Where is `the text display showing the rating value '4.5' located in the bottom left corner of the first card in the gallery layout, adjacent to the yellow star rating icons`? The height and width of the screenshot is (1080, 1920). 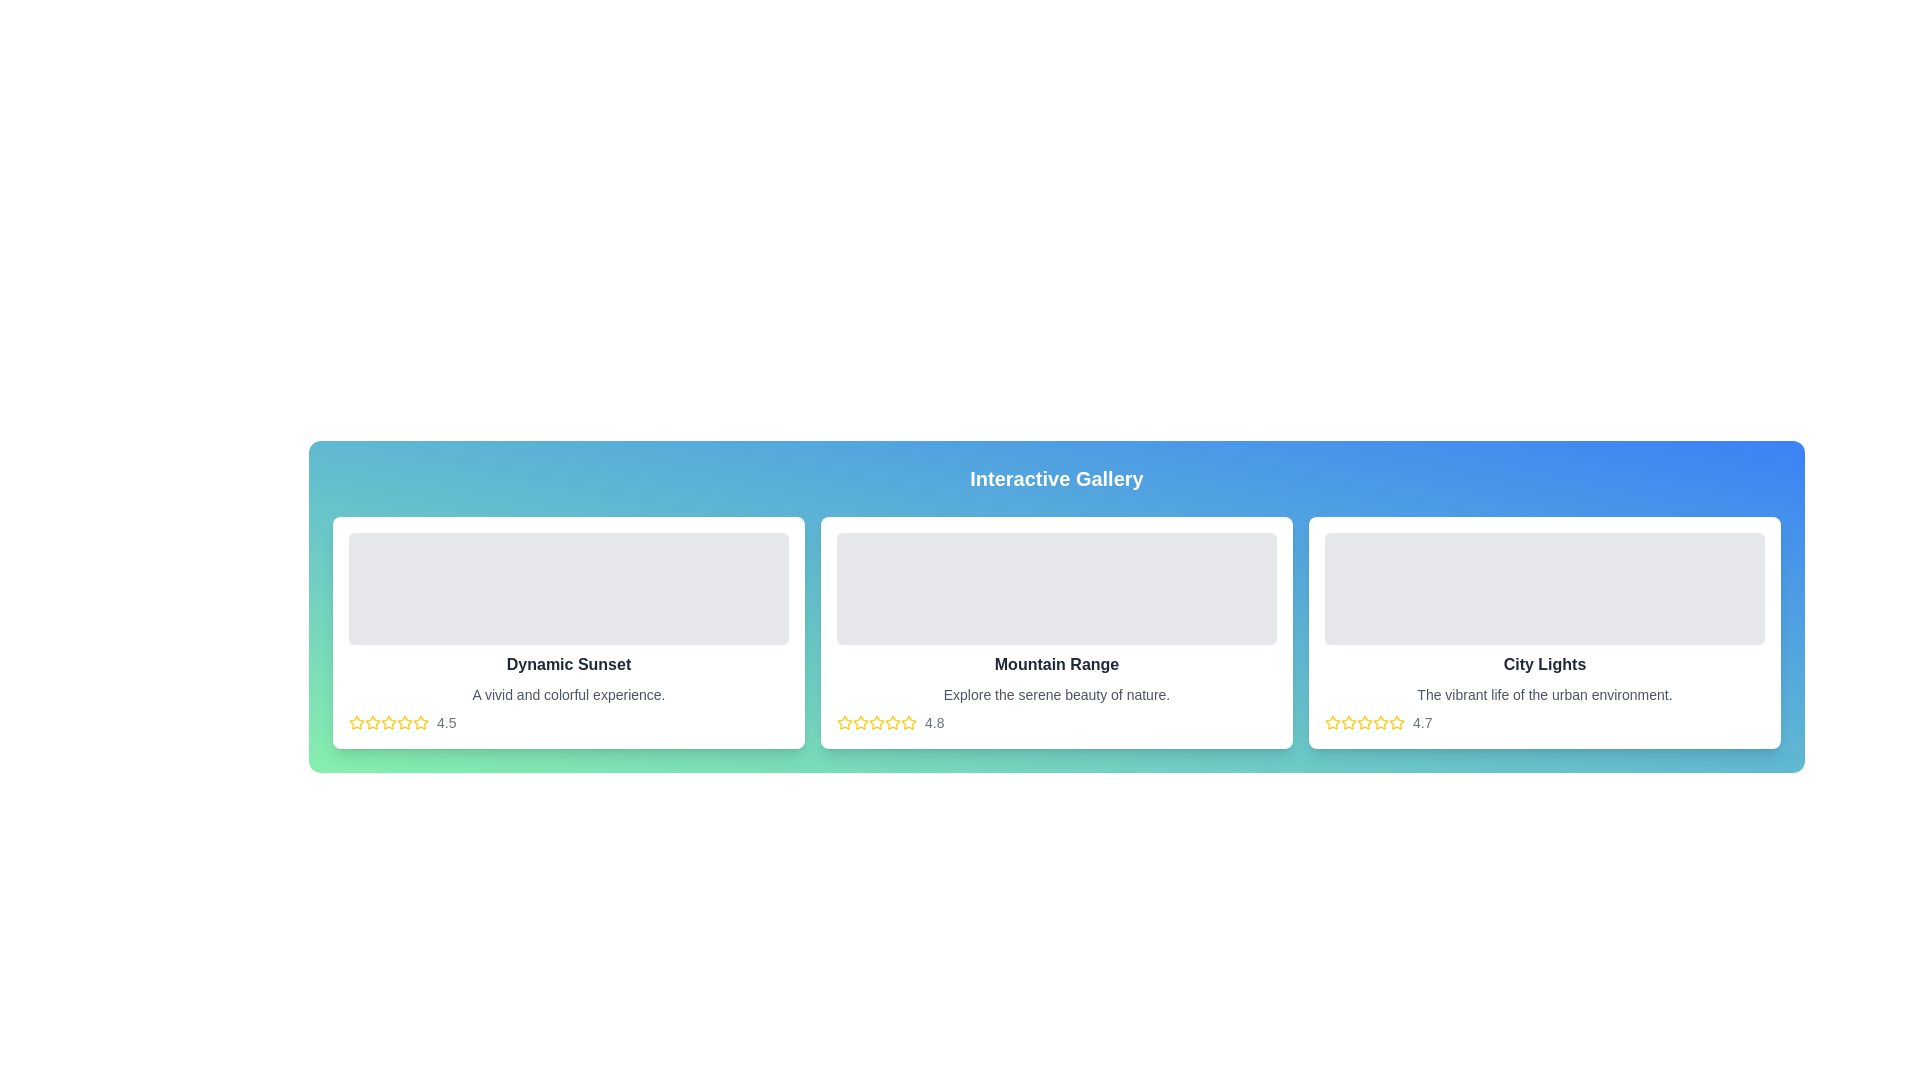
the text display showing the rating value '4.5' located in the bottom left corner of the first card in the gallery layout, adjacent to the yellow star rating icons is located at coordinates (445, 722).